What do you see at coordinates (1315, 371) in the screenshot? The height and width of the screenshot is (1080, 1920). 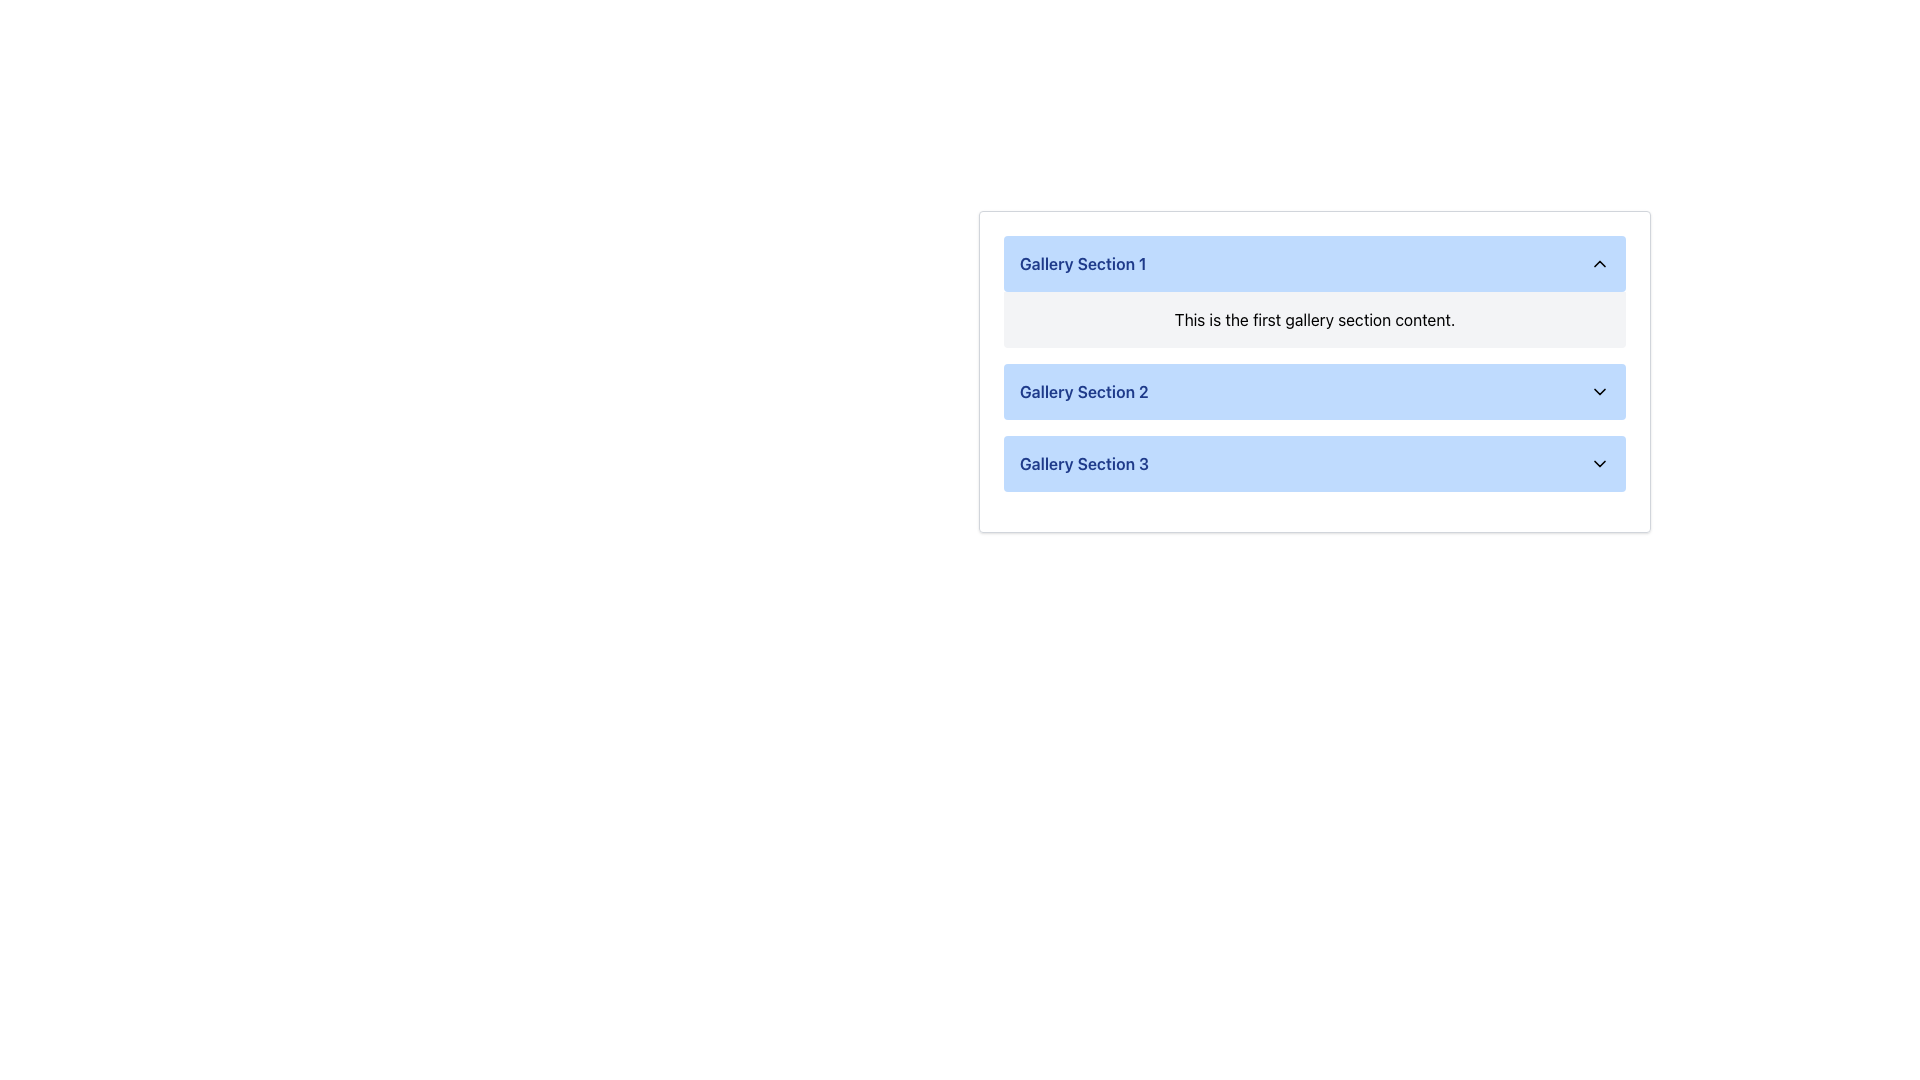 I see `the 'Gallery Section 2' Collapsible Section Header` at bounding box center [1315, 371].